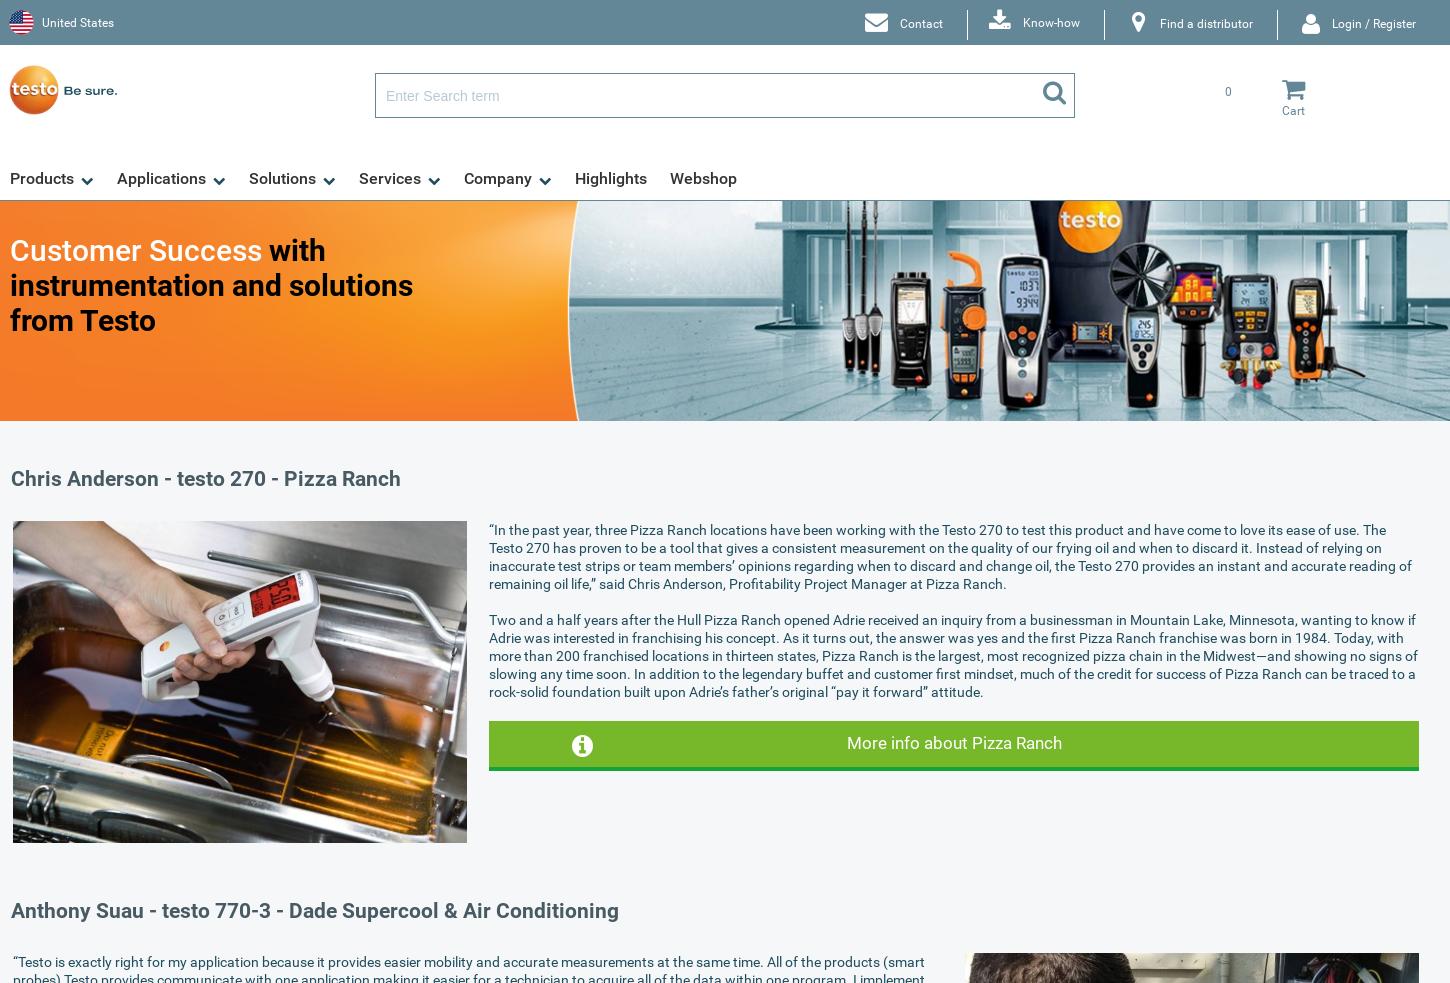 The image size is (1450, 983). I want to click on 'Services', so click(389, 178).